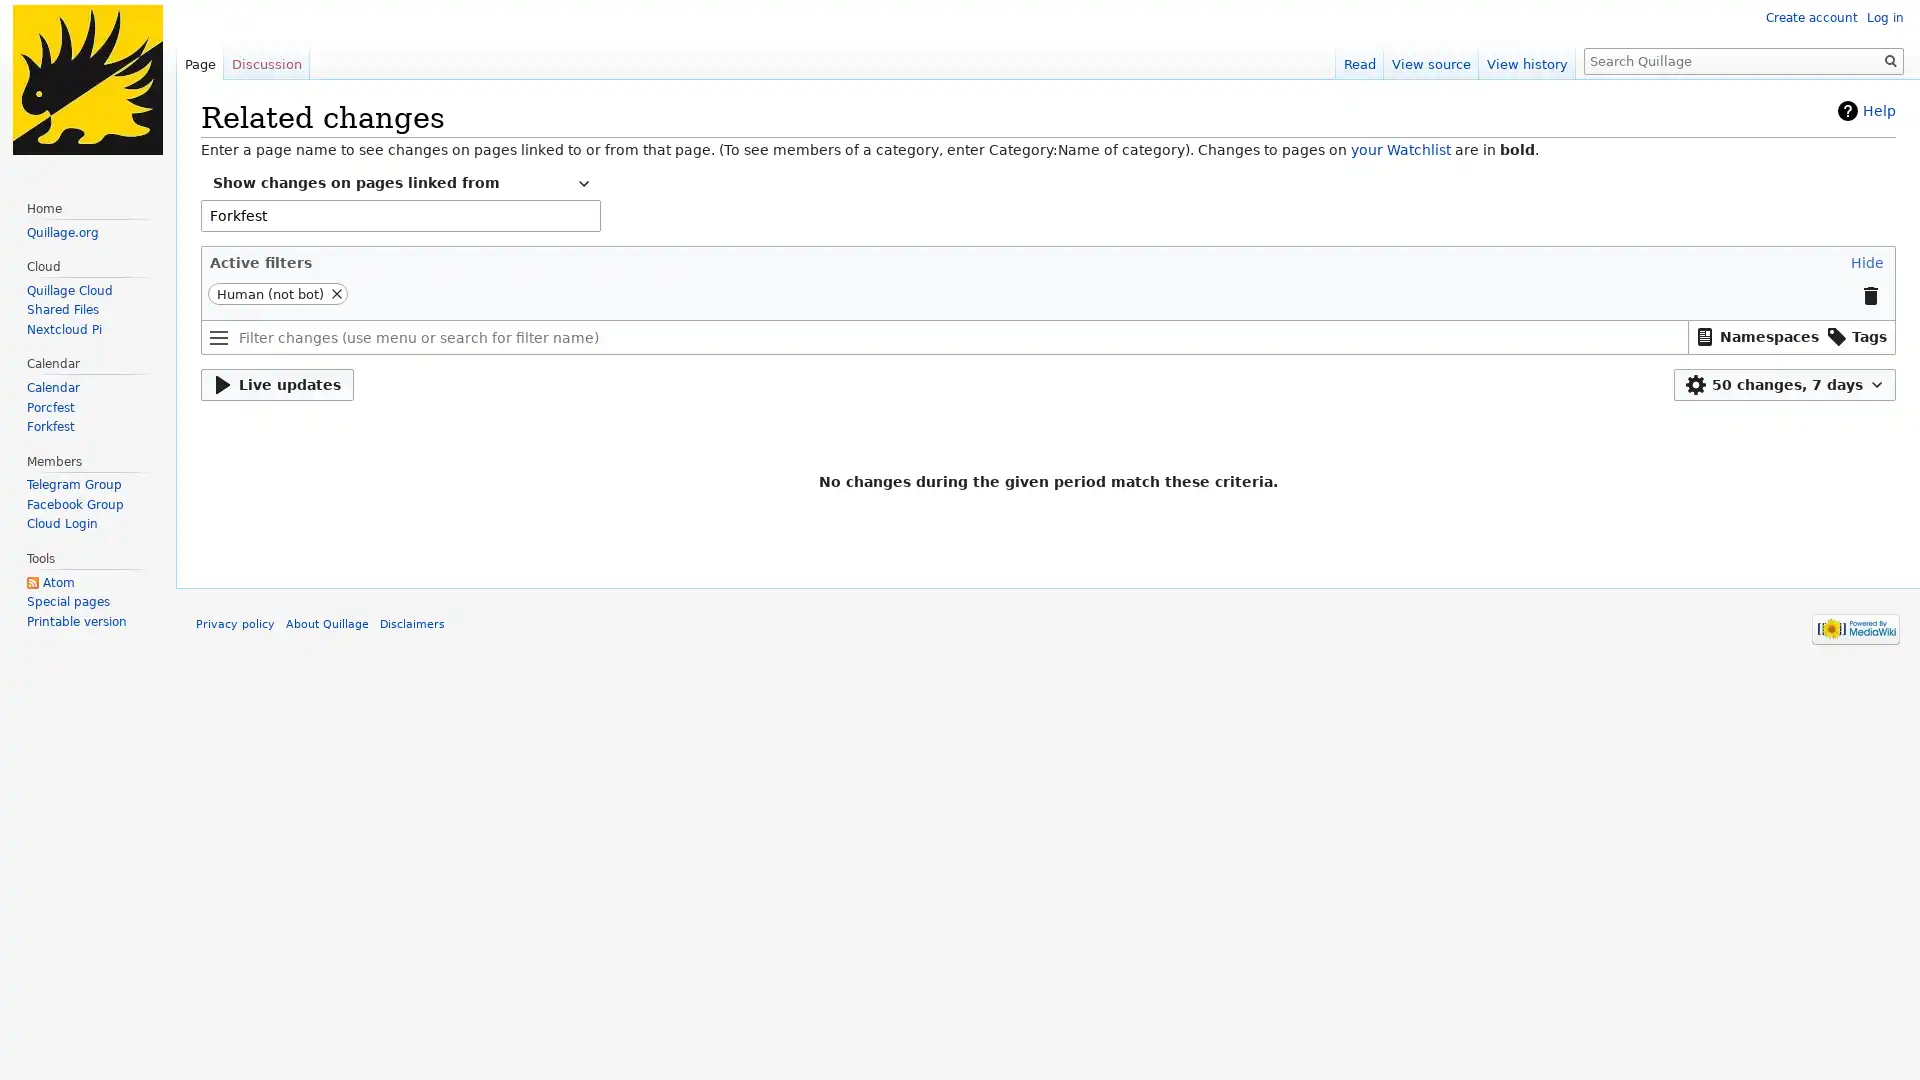  I want to click on Namespaces, so click(1754, 335).